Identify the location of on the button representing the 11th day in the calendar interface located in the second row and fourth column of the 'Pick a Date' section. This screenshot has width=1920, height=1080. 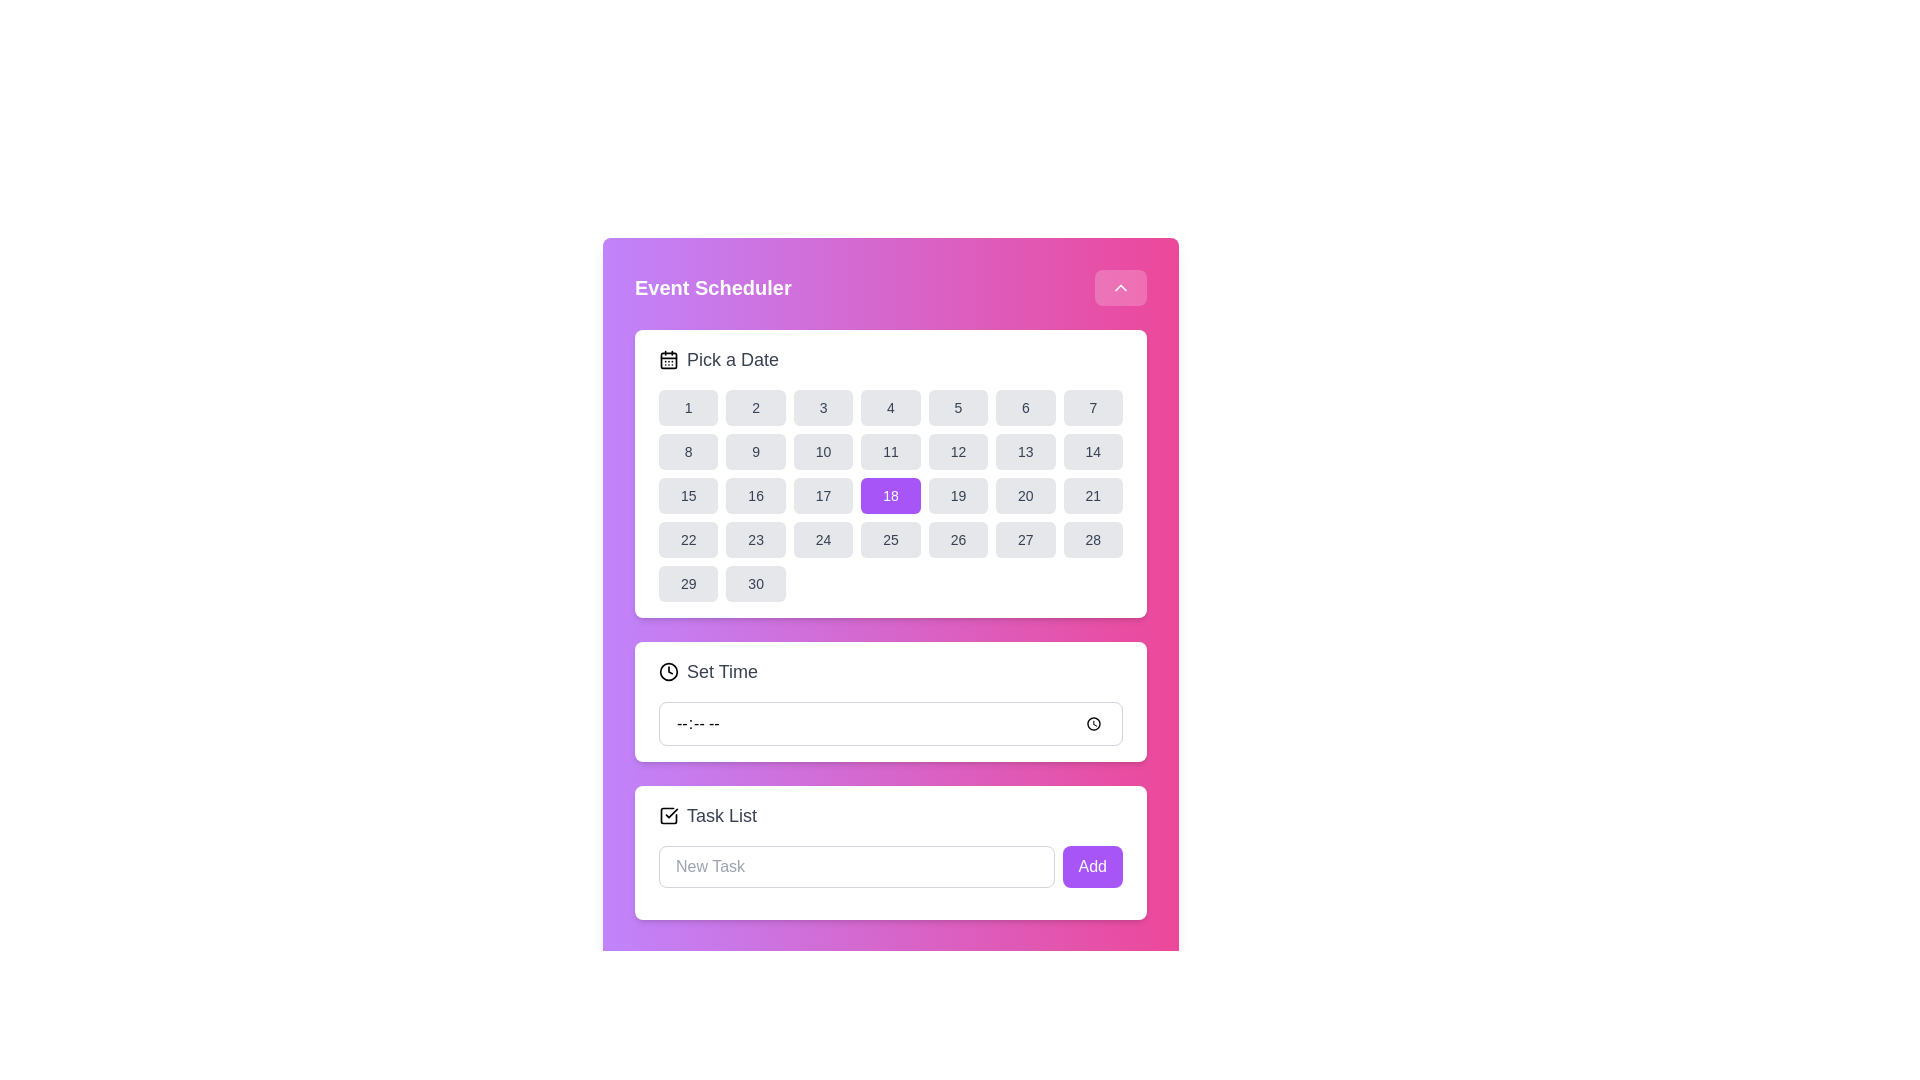
(890, 451).